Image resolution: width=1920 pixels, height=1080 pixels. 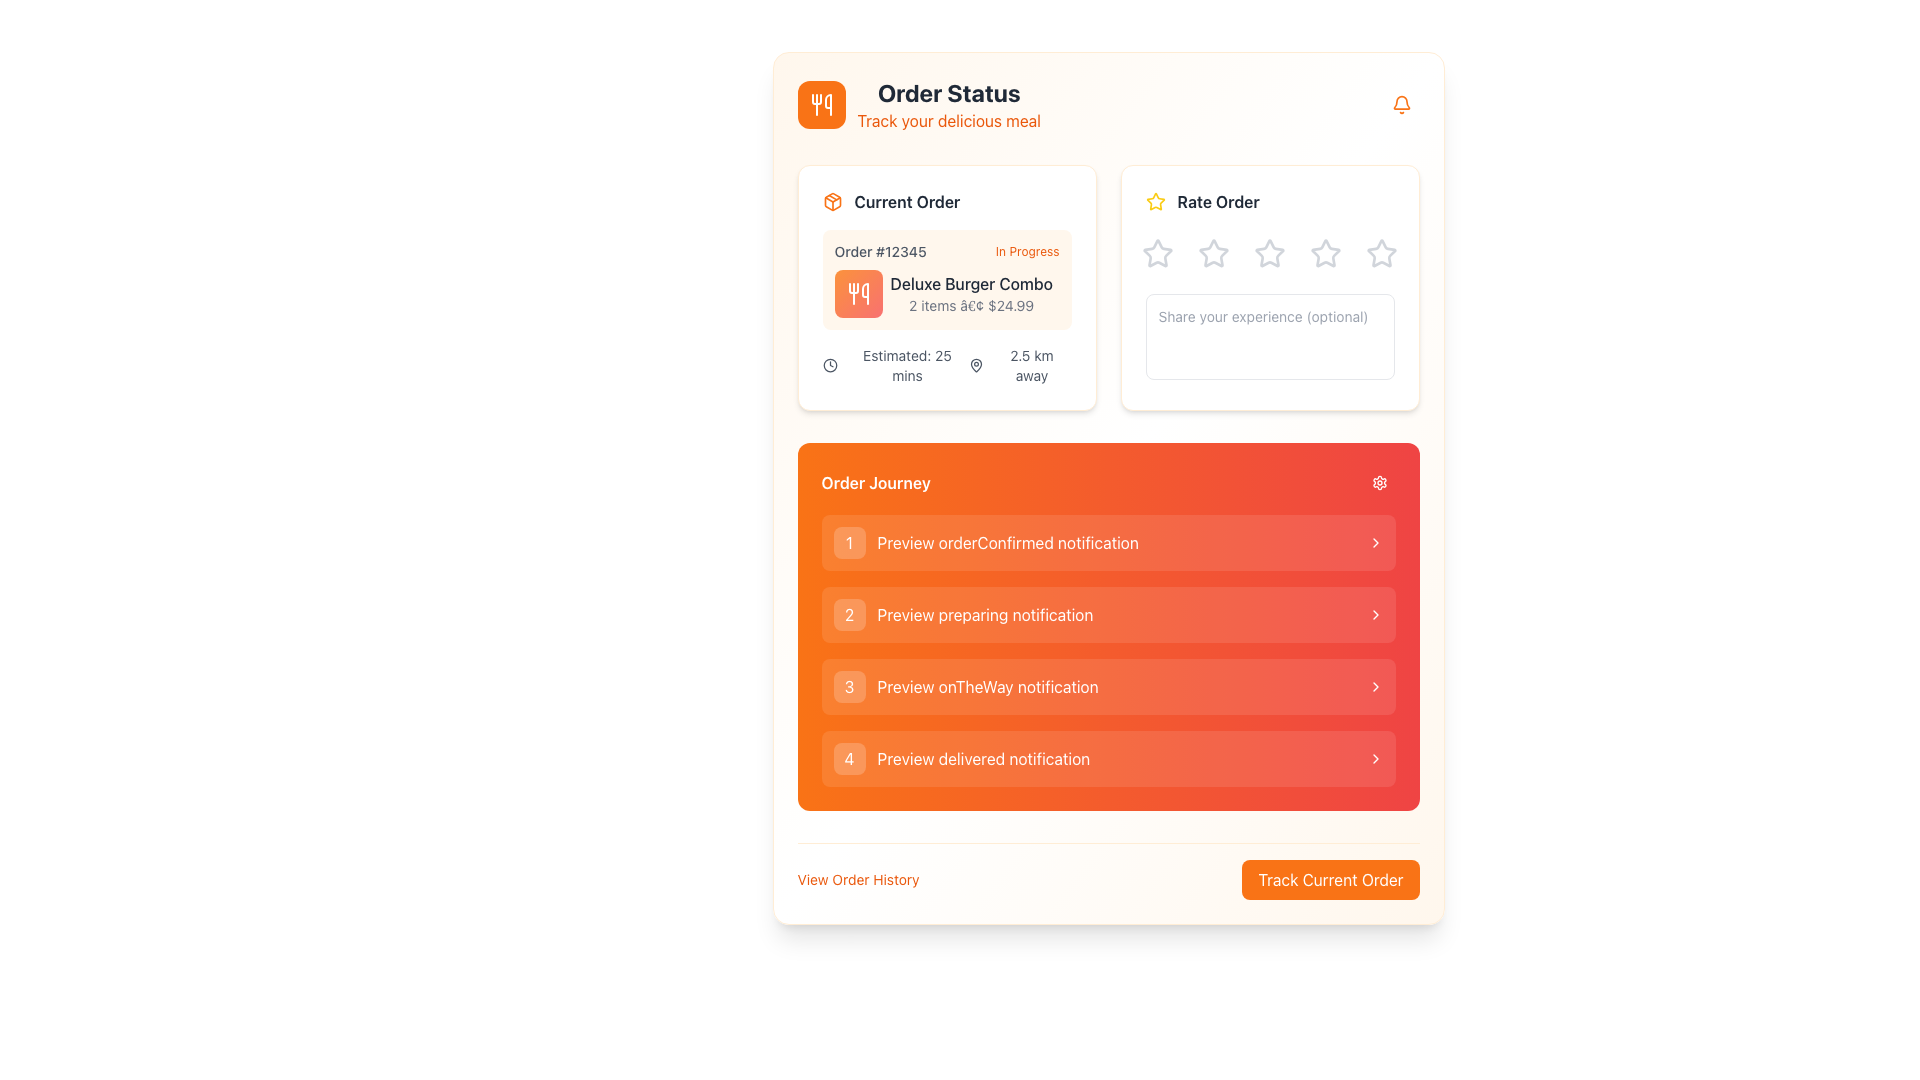 I want to click on the fifth star rating icon in the 'Rate Order' section, so click(x=1381, y=253).